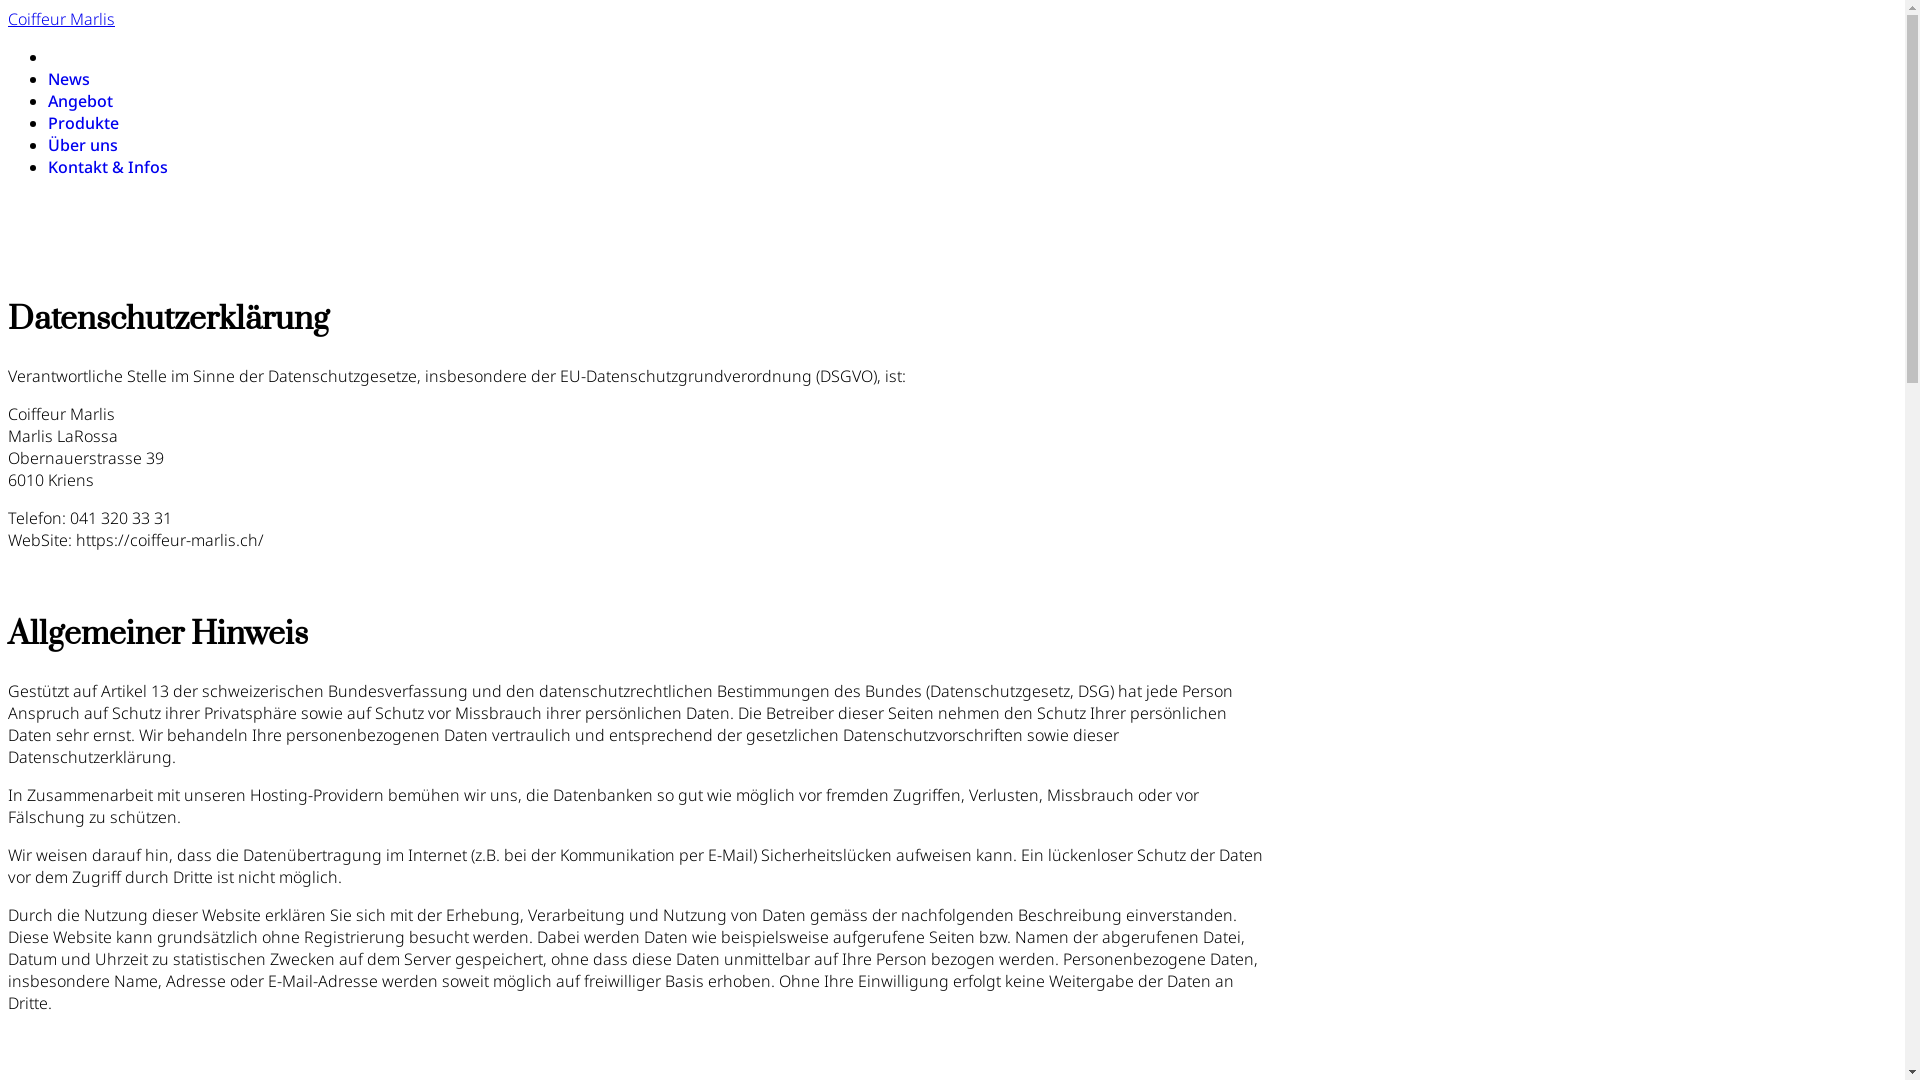  What do you see at coordinates (82, 123) in the screenshot?
I see `'Produkte'` at bounding box center [82, 123].